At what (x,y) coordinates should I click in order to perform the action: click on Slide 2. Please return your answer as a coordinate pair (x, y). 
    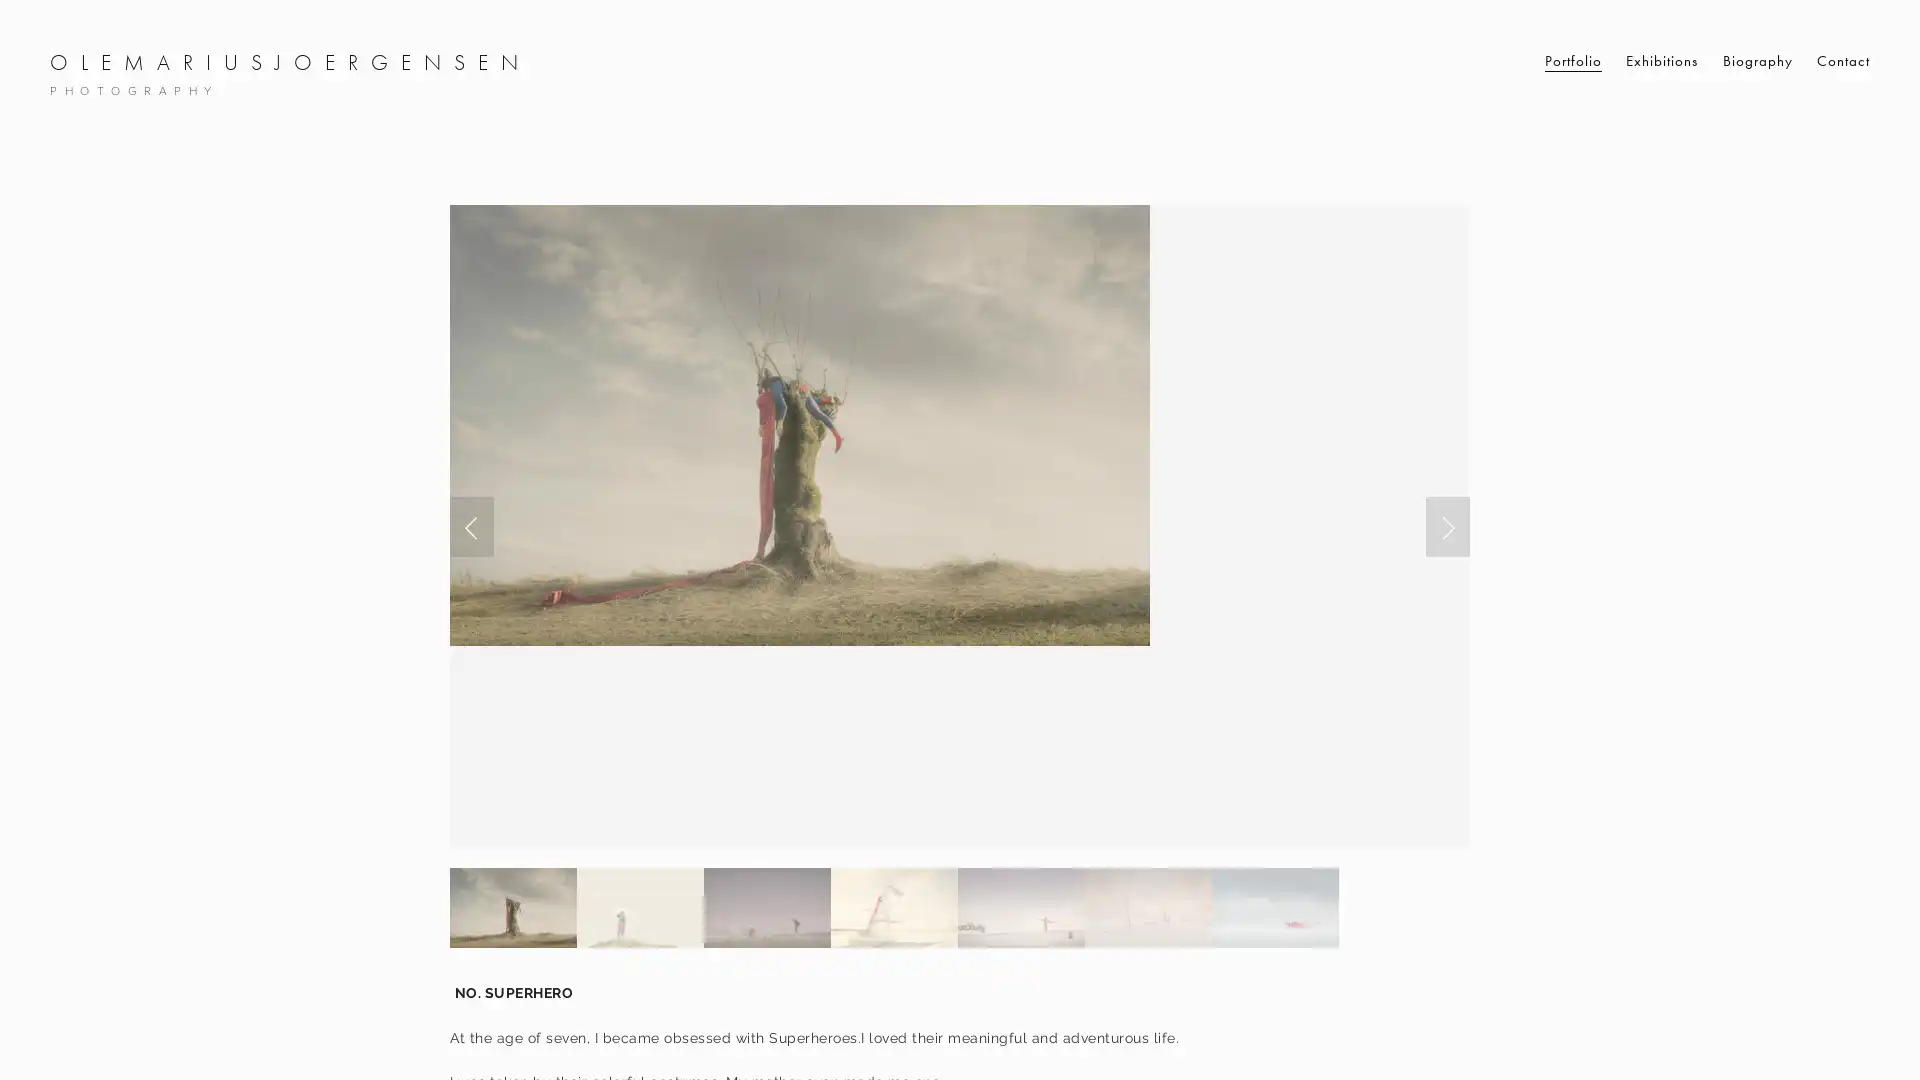
    Looking at the image, I should click on (705, 906).